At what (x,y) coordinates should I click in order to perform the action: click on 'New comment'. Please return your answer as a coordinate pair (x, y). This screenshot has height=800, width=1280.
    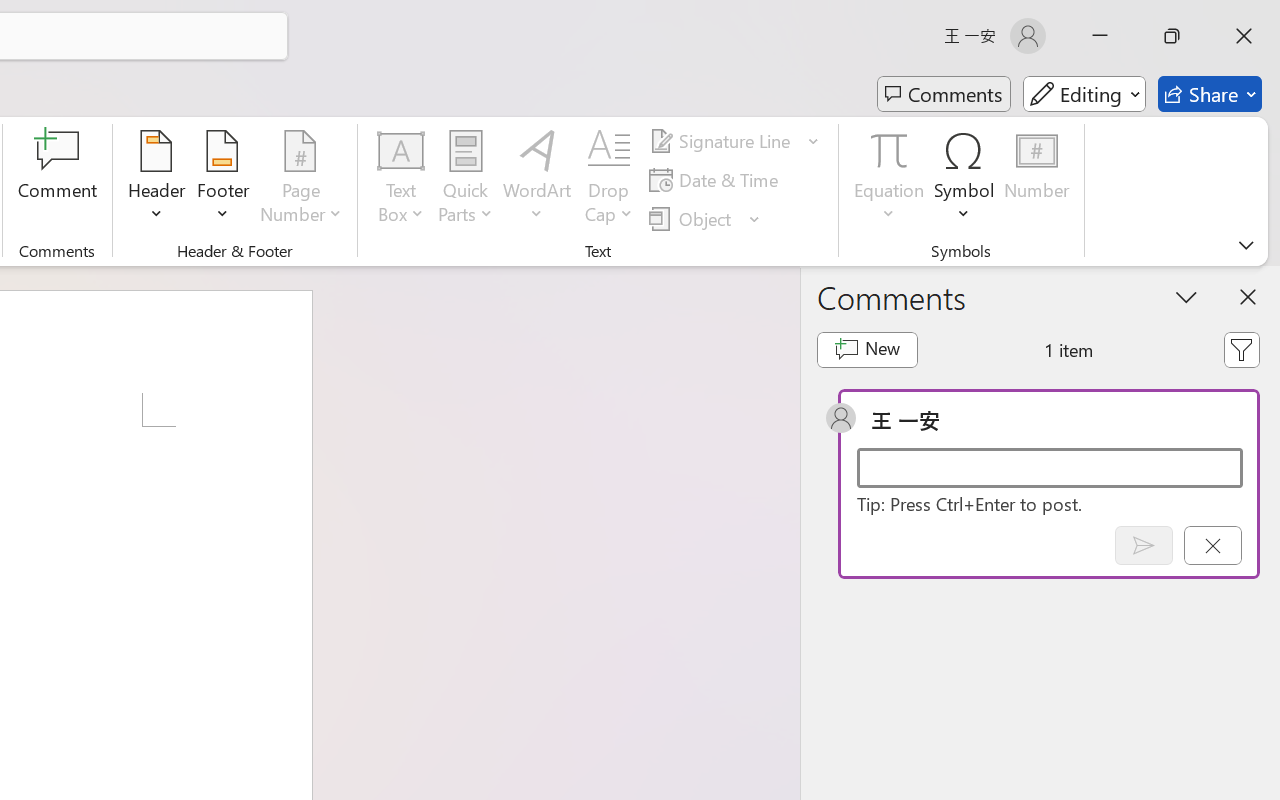
    Looking at the image, I should click on (867, 350).